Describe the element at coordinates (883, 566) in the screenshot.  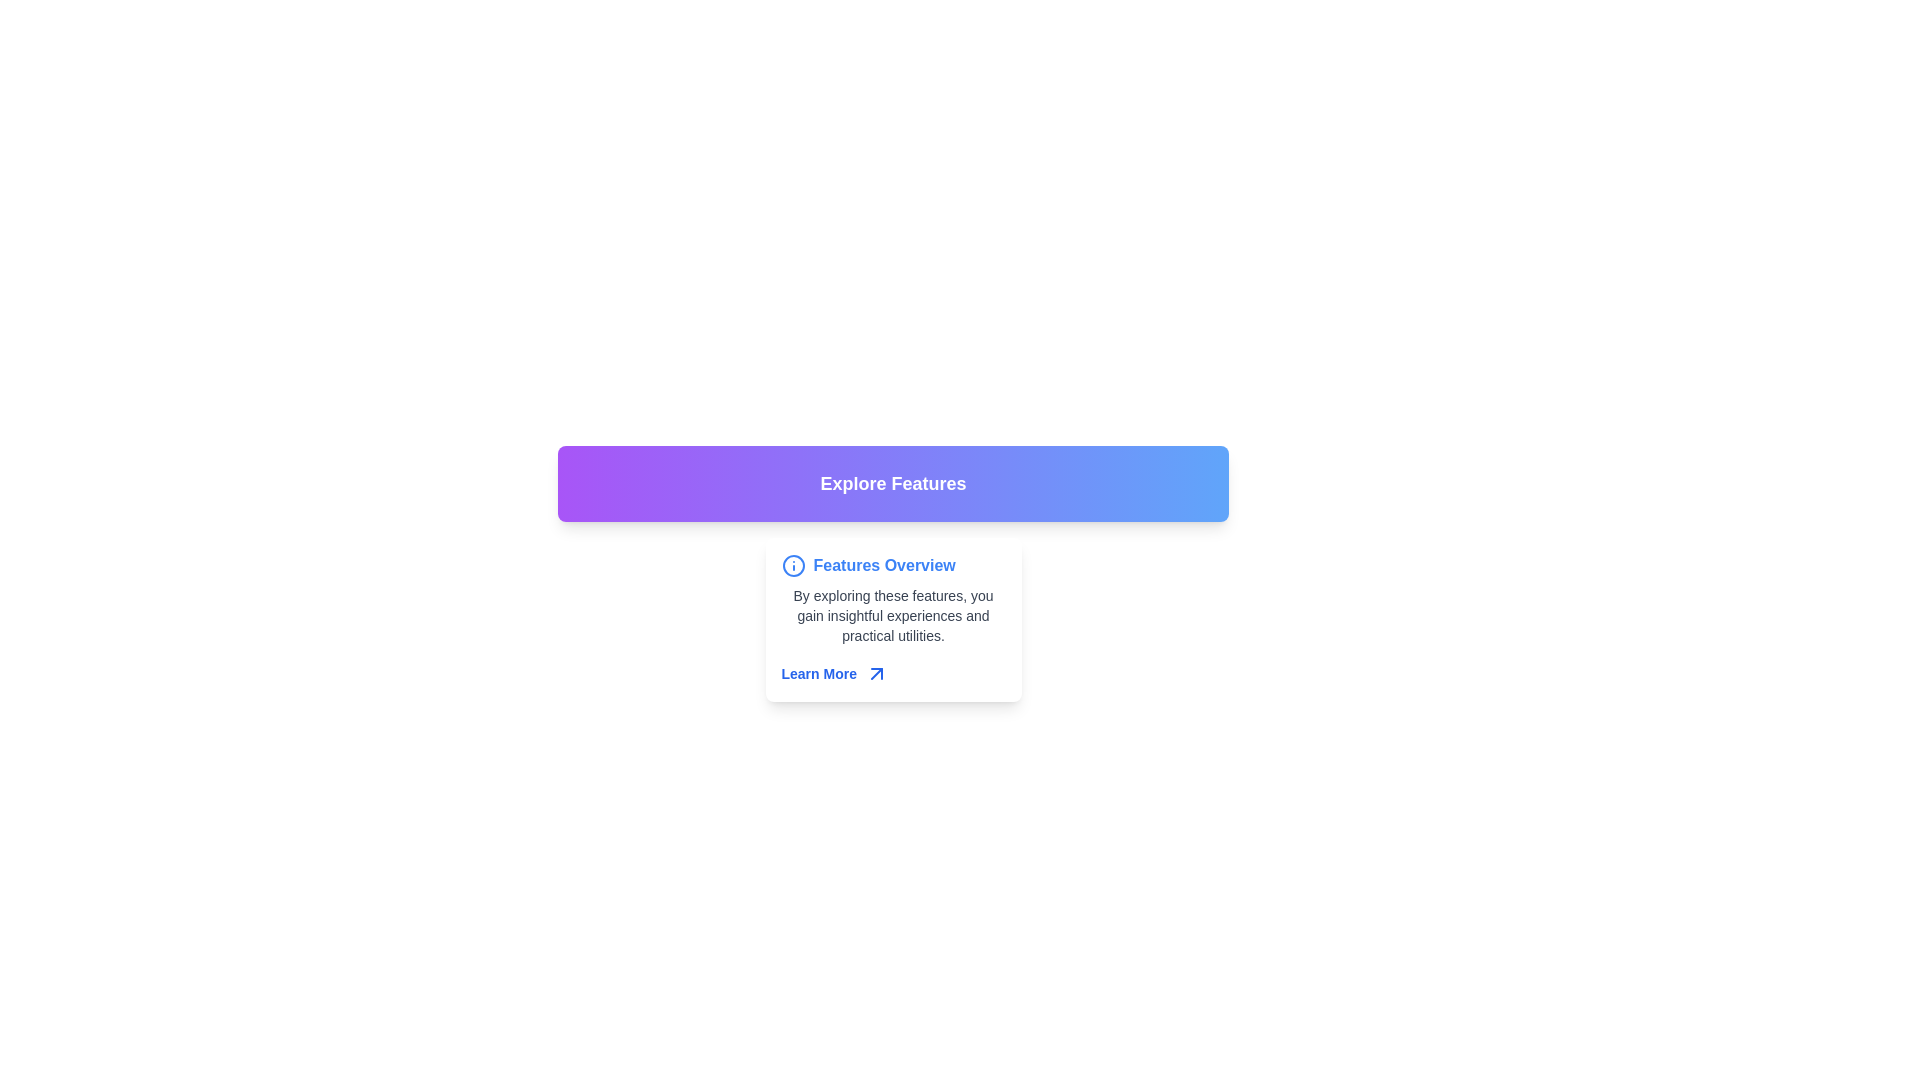
I see `the 'Features Overview' text label, which is styled with blue font and located under the 'Explore Features' header, accompanied by an information icon` at that location.